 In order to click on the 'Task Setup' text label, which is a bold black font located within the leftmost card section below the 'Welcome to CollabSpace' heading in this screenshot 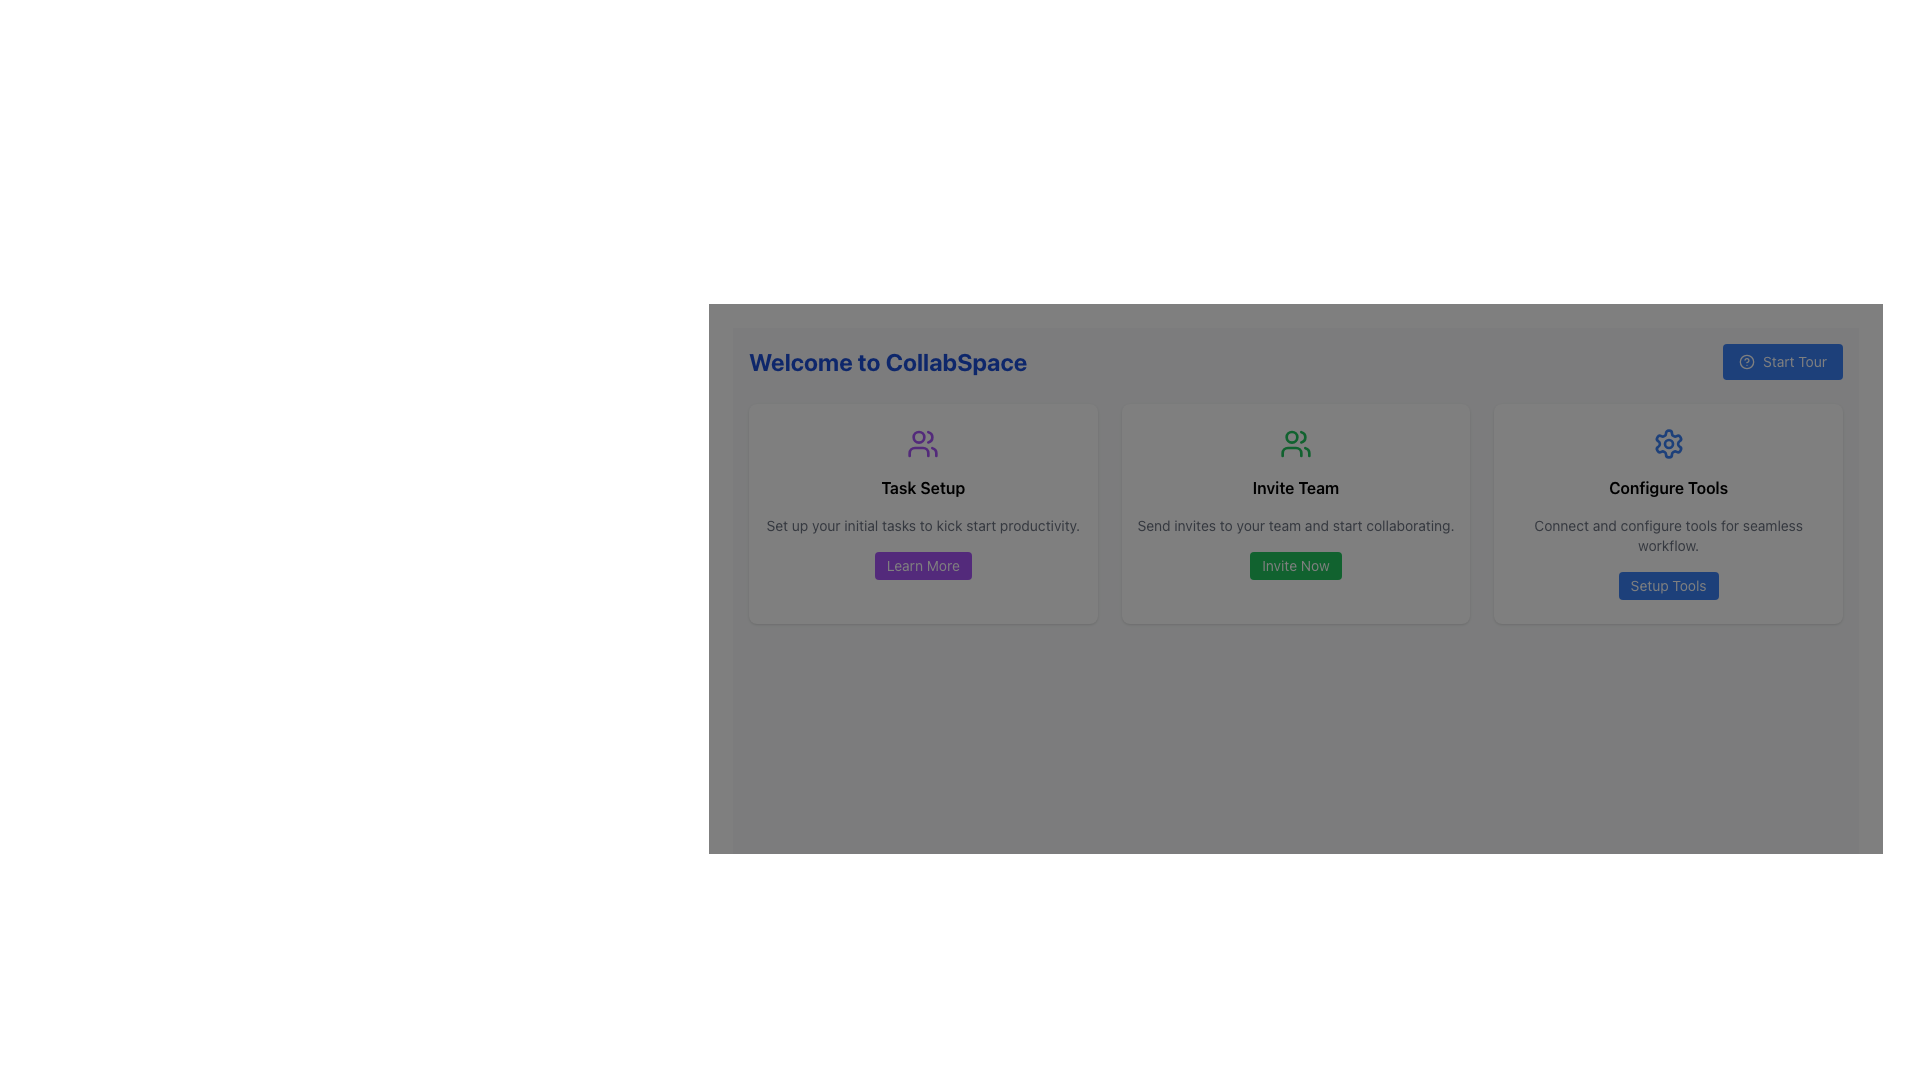, I will do `click(922, 488)`.